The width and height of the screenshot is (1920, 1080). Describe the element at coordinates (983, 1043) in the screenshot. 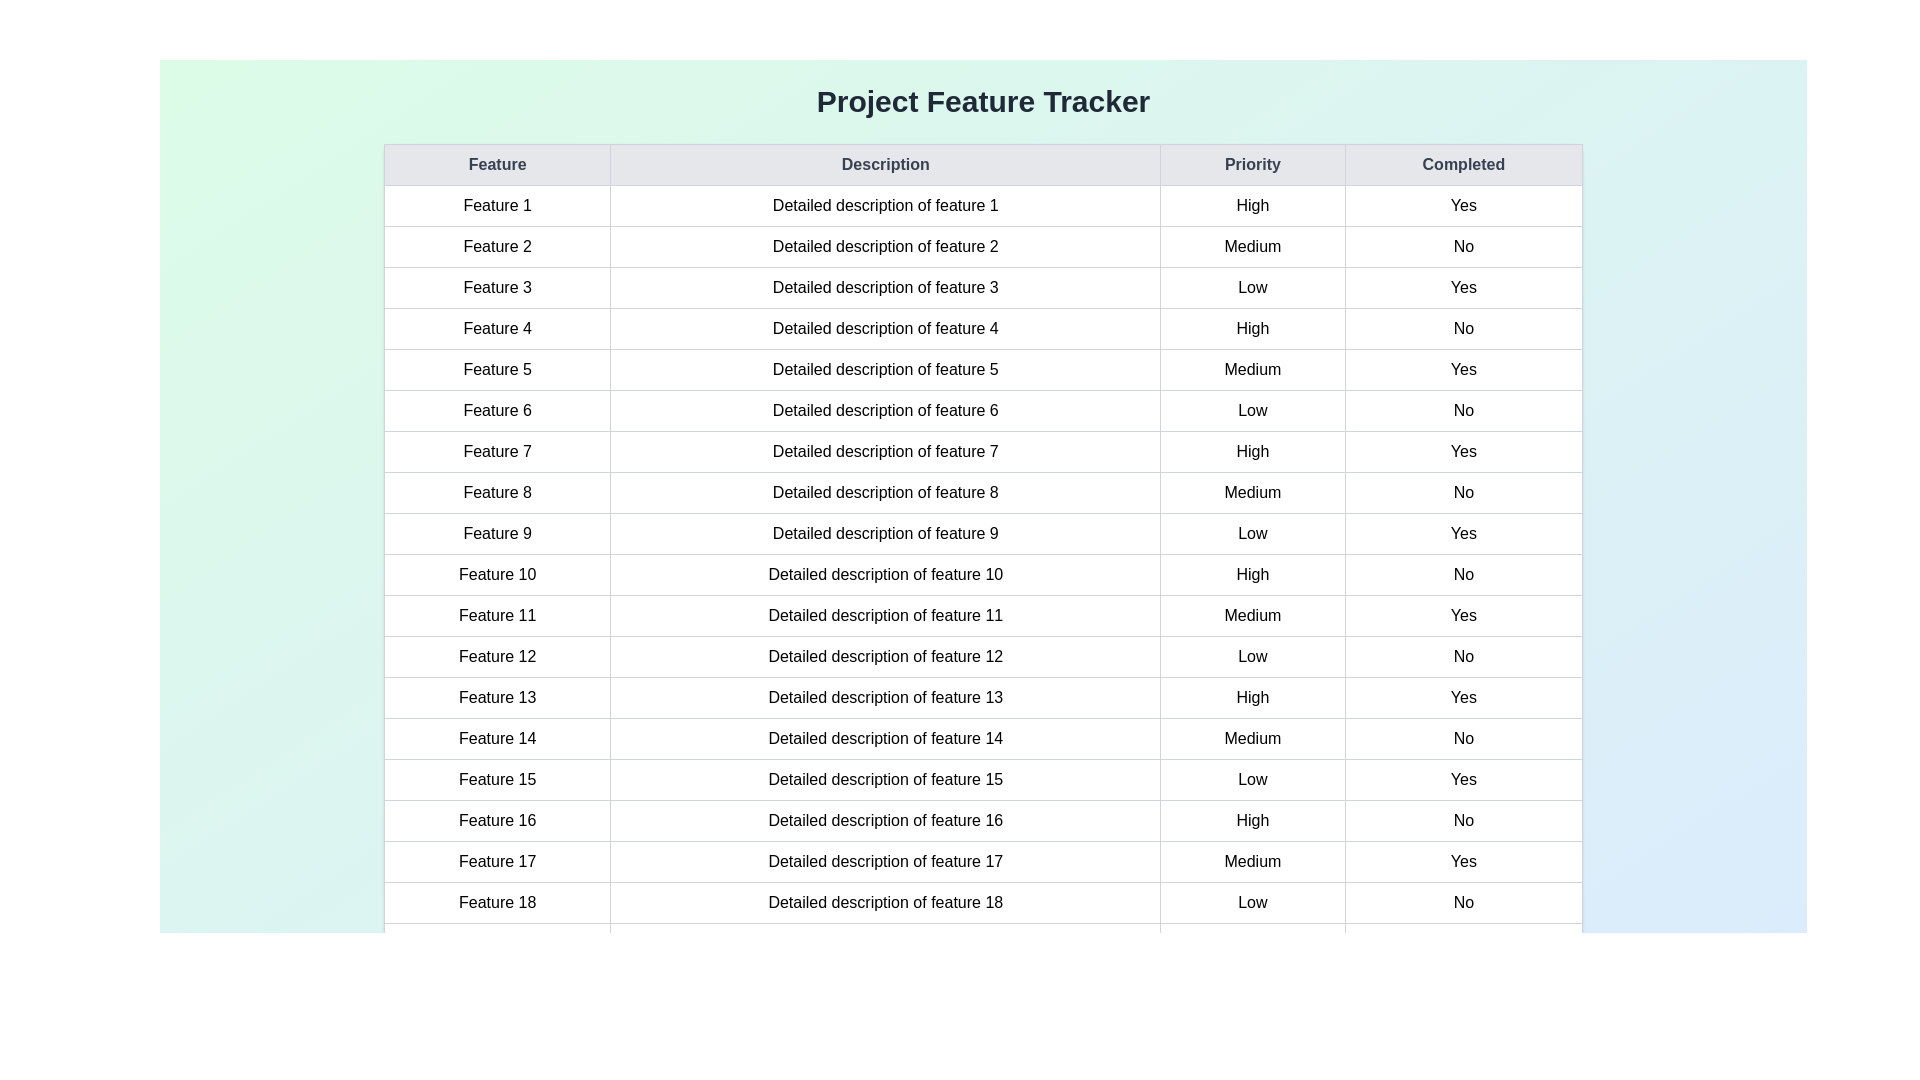

I see `the 'Add New Feature' button` at that location.